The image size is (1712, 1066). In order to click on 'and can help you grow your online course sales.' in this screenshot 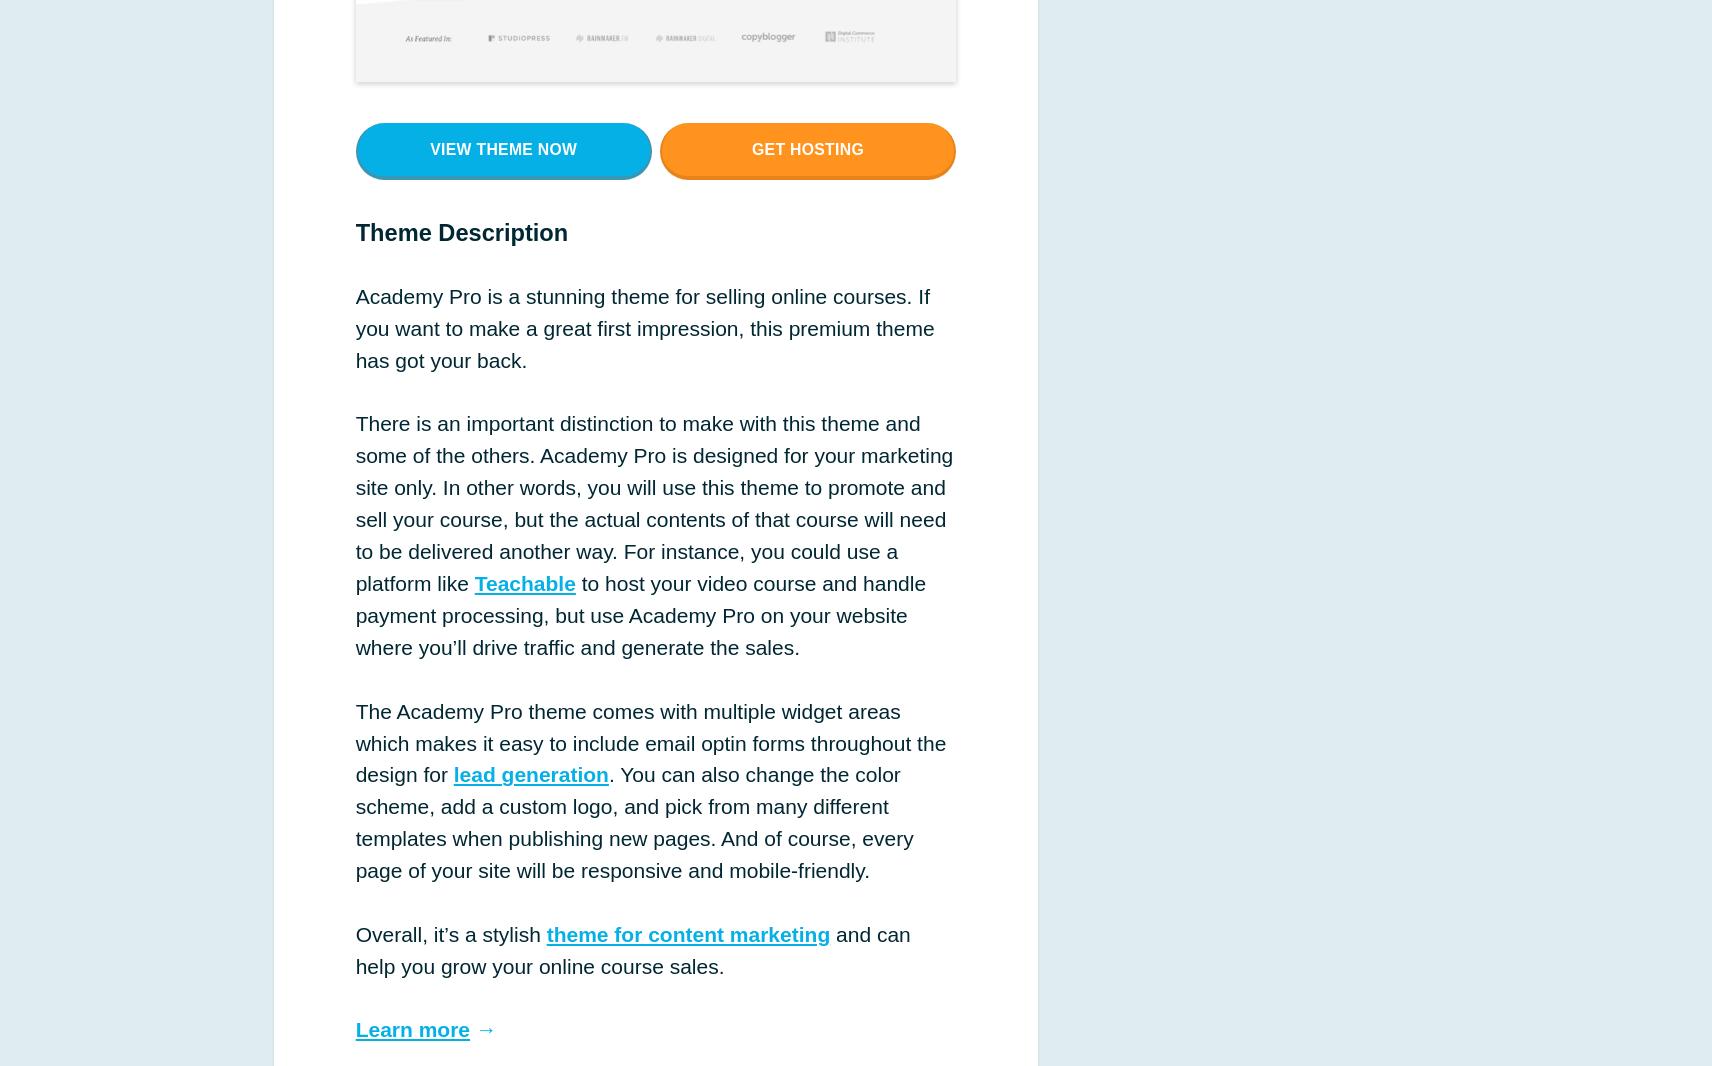, I will do `click(631, 949)`.